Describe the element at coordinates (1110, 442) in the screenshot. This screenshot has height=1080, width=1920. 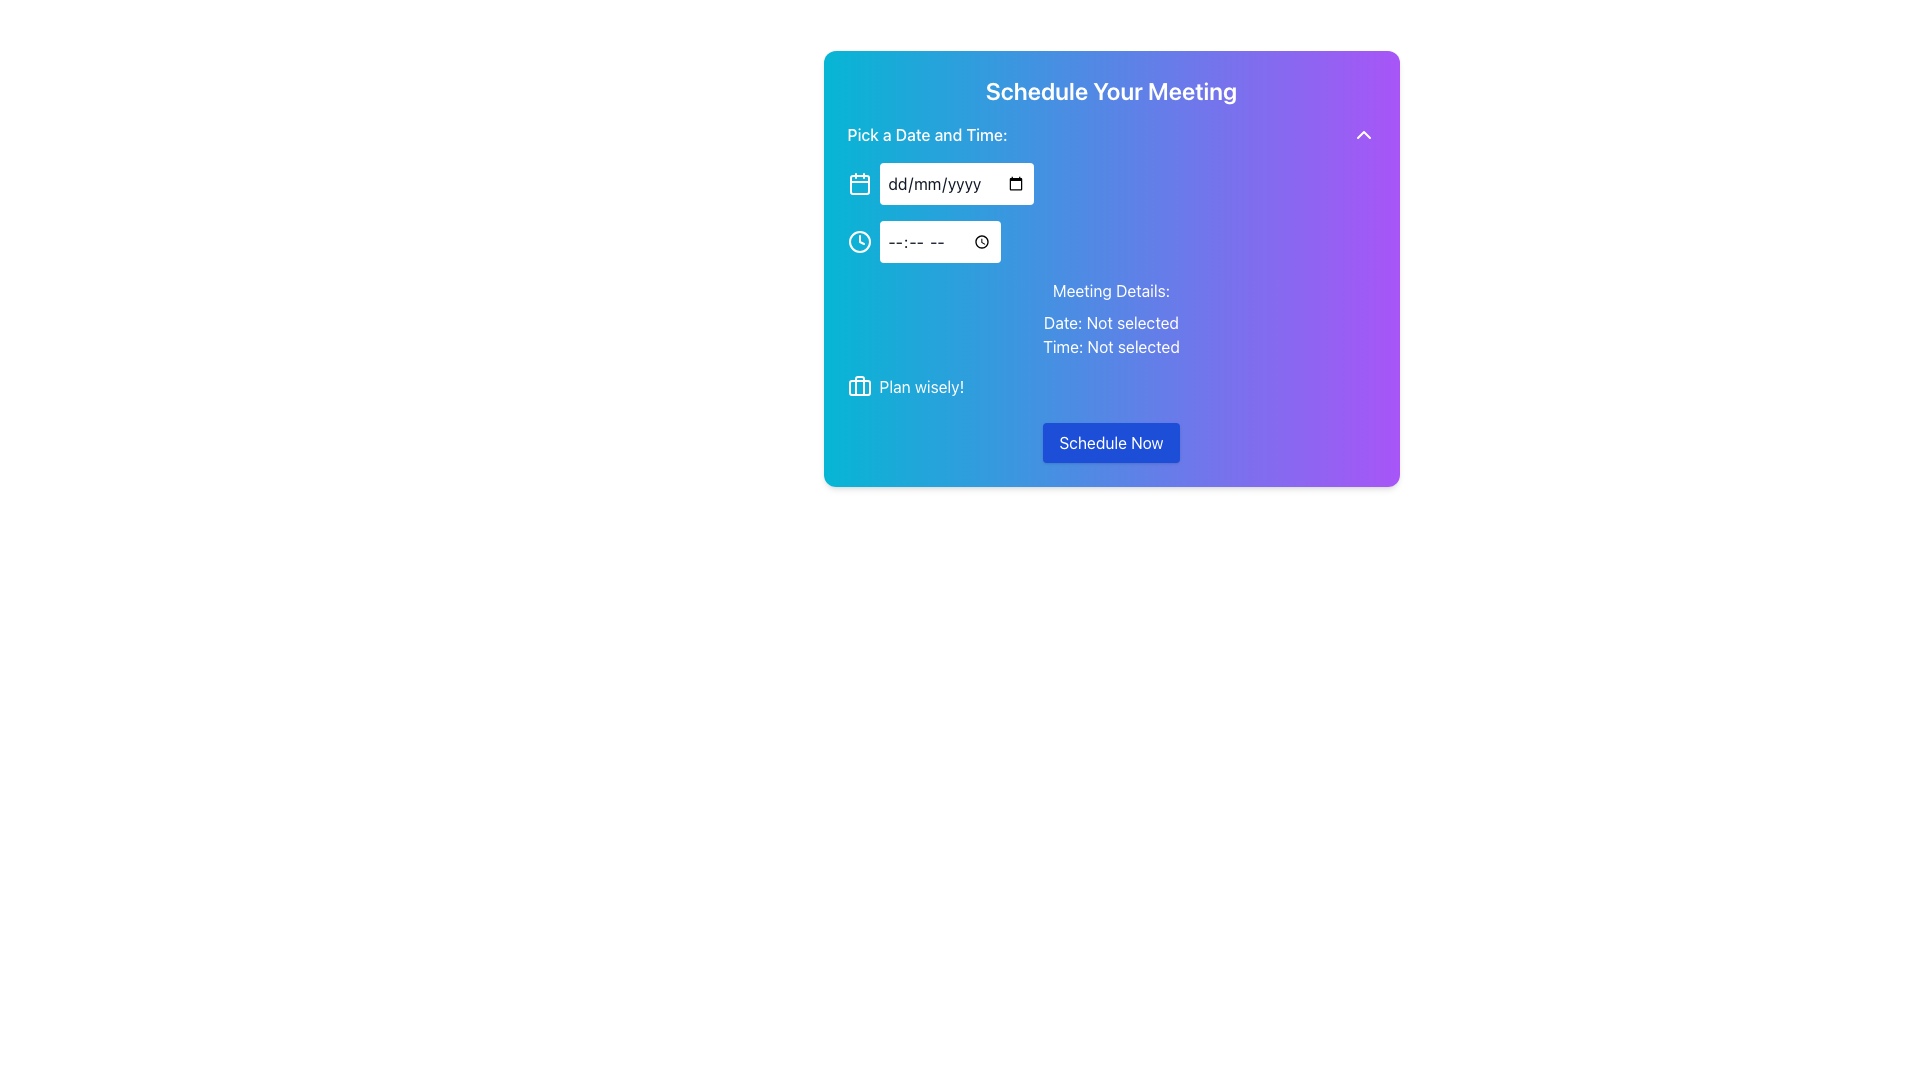
I see `the scheduling button located at the lower right of the 'Schedule Your Meeting' card to observe the hover effect` at that location.